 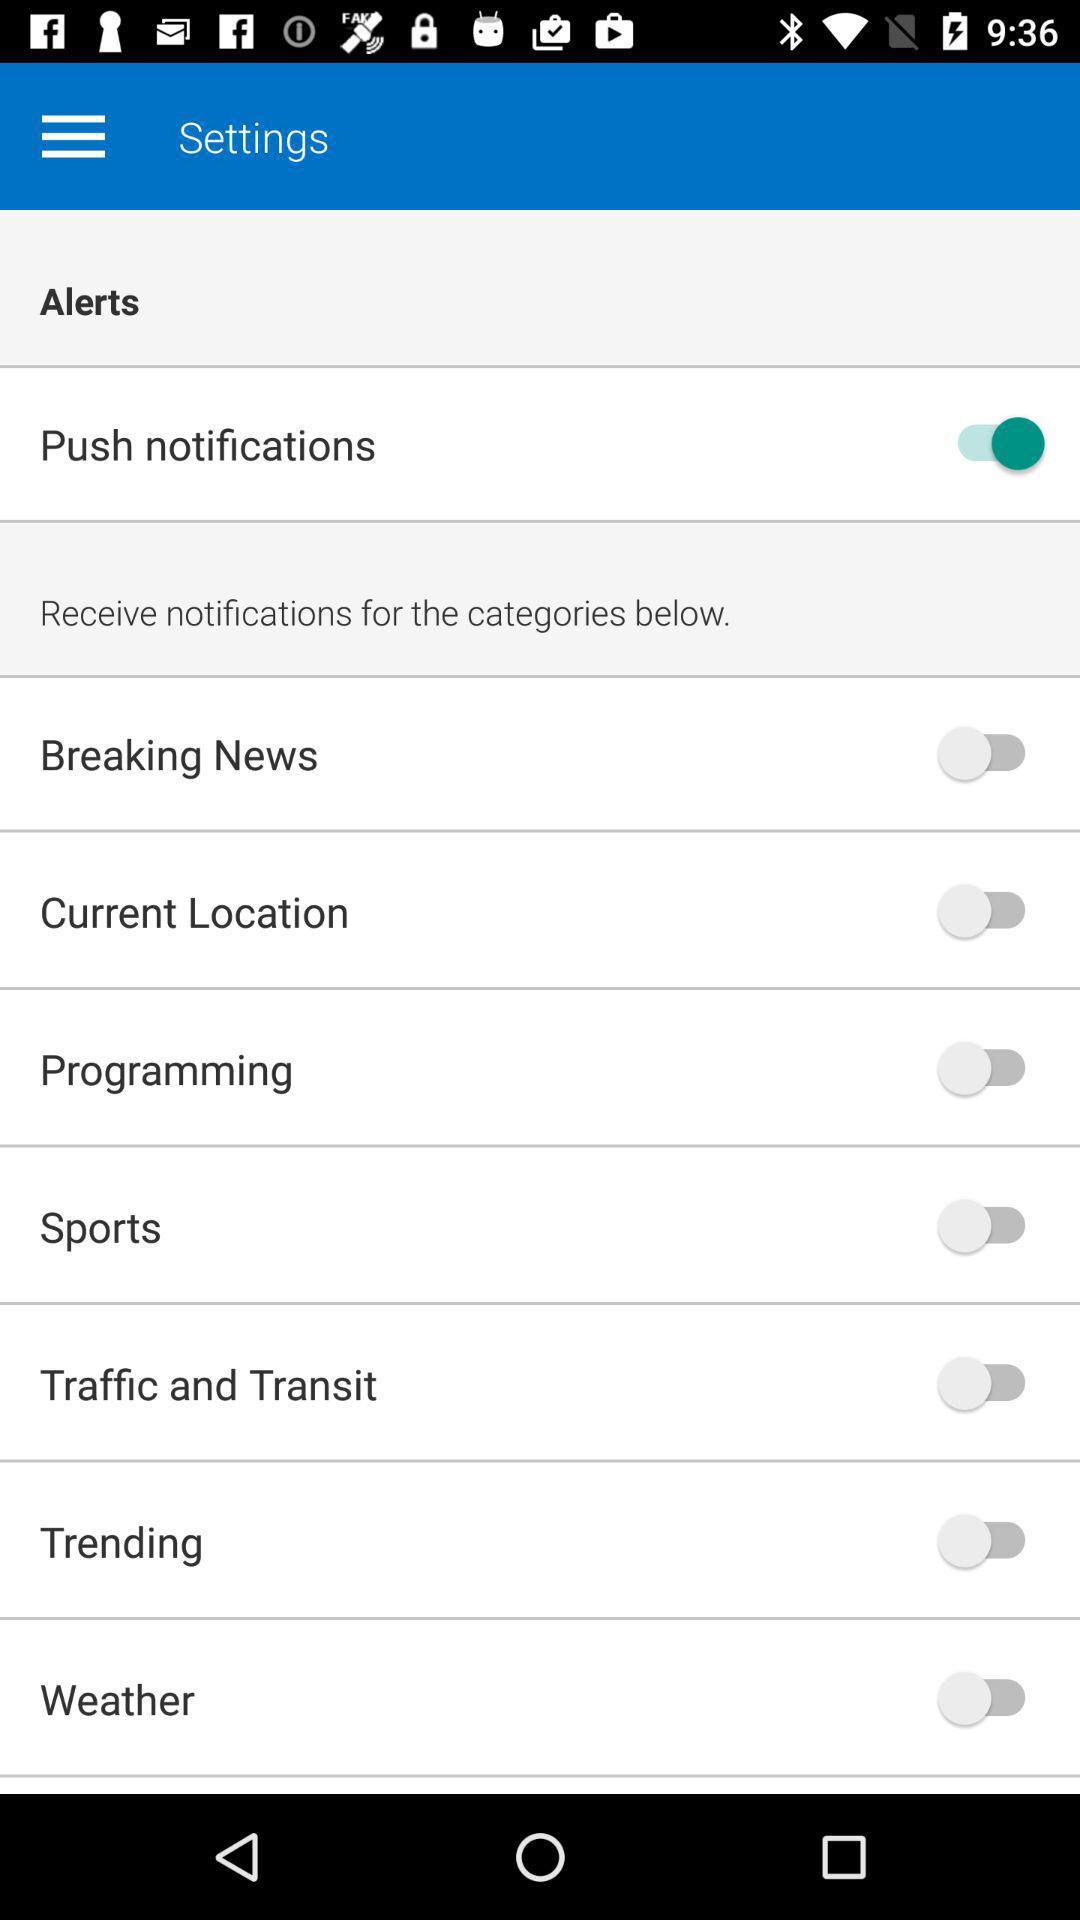 What do you see at coordinates (991, 1382) in the screenshot?
I see `on` at bounding box center [991, 1382].